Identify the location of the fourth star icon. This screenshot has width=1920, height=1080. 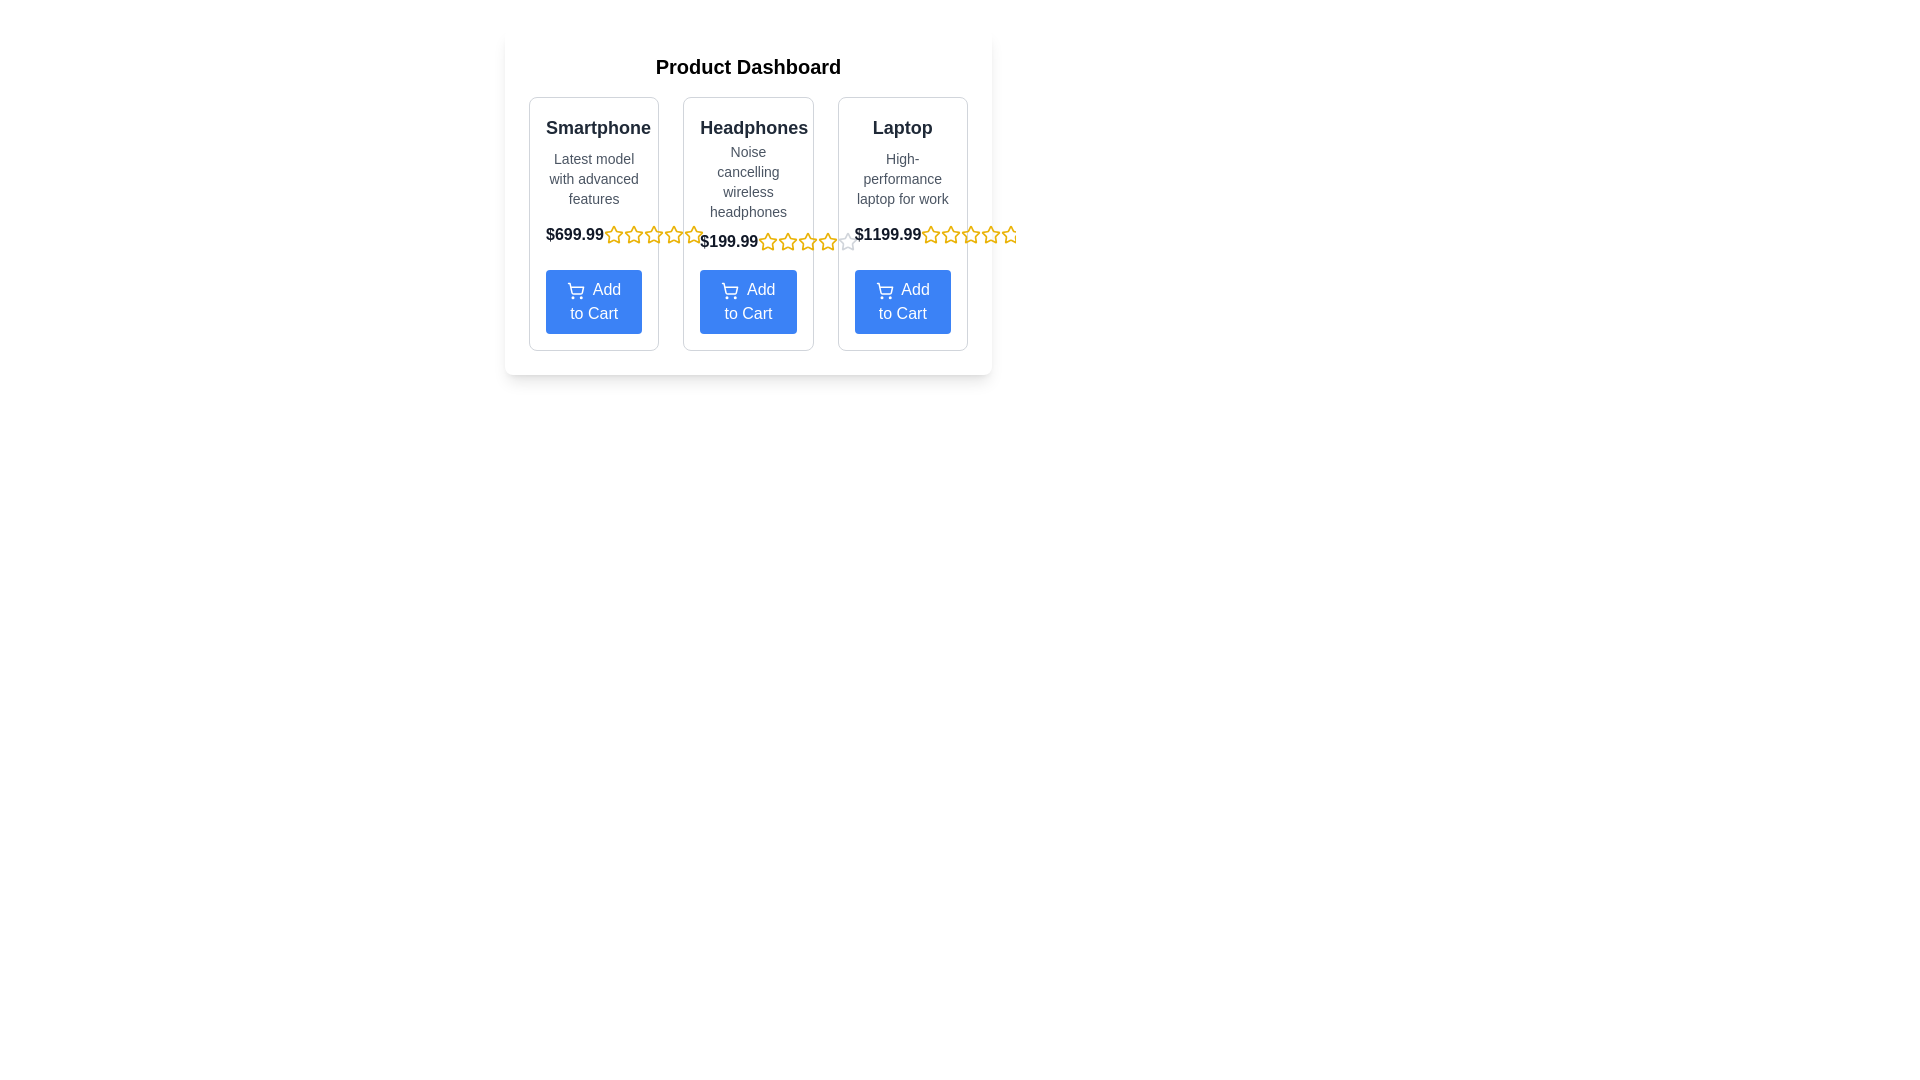
(673, 233).